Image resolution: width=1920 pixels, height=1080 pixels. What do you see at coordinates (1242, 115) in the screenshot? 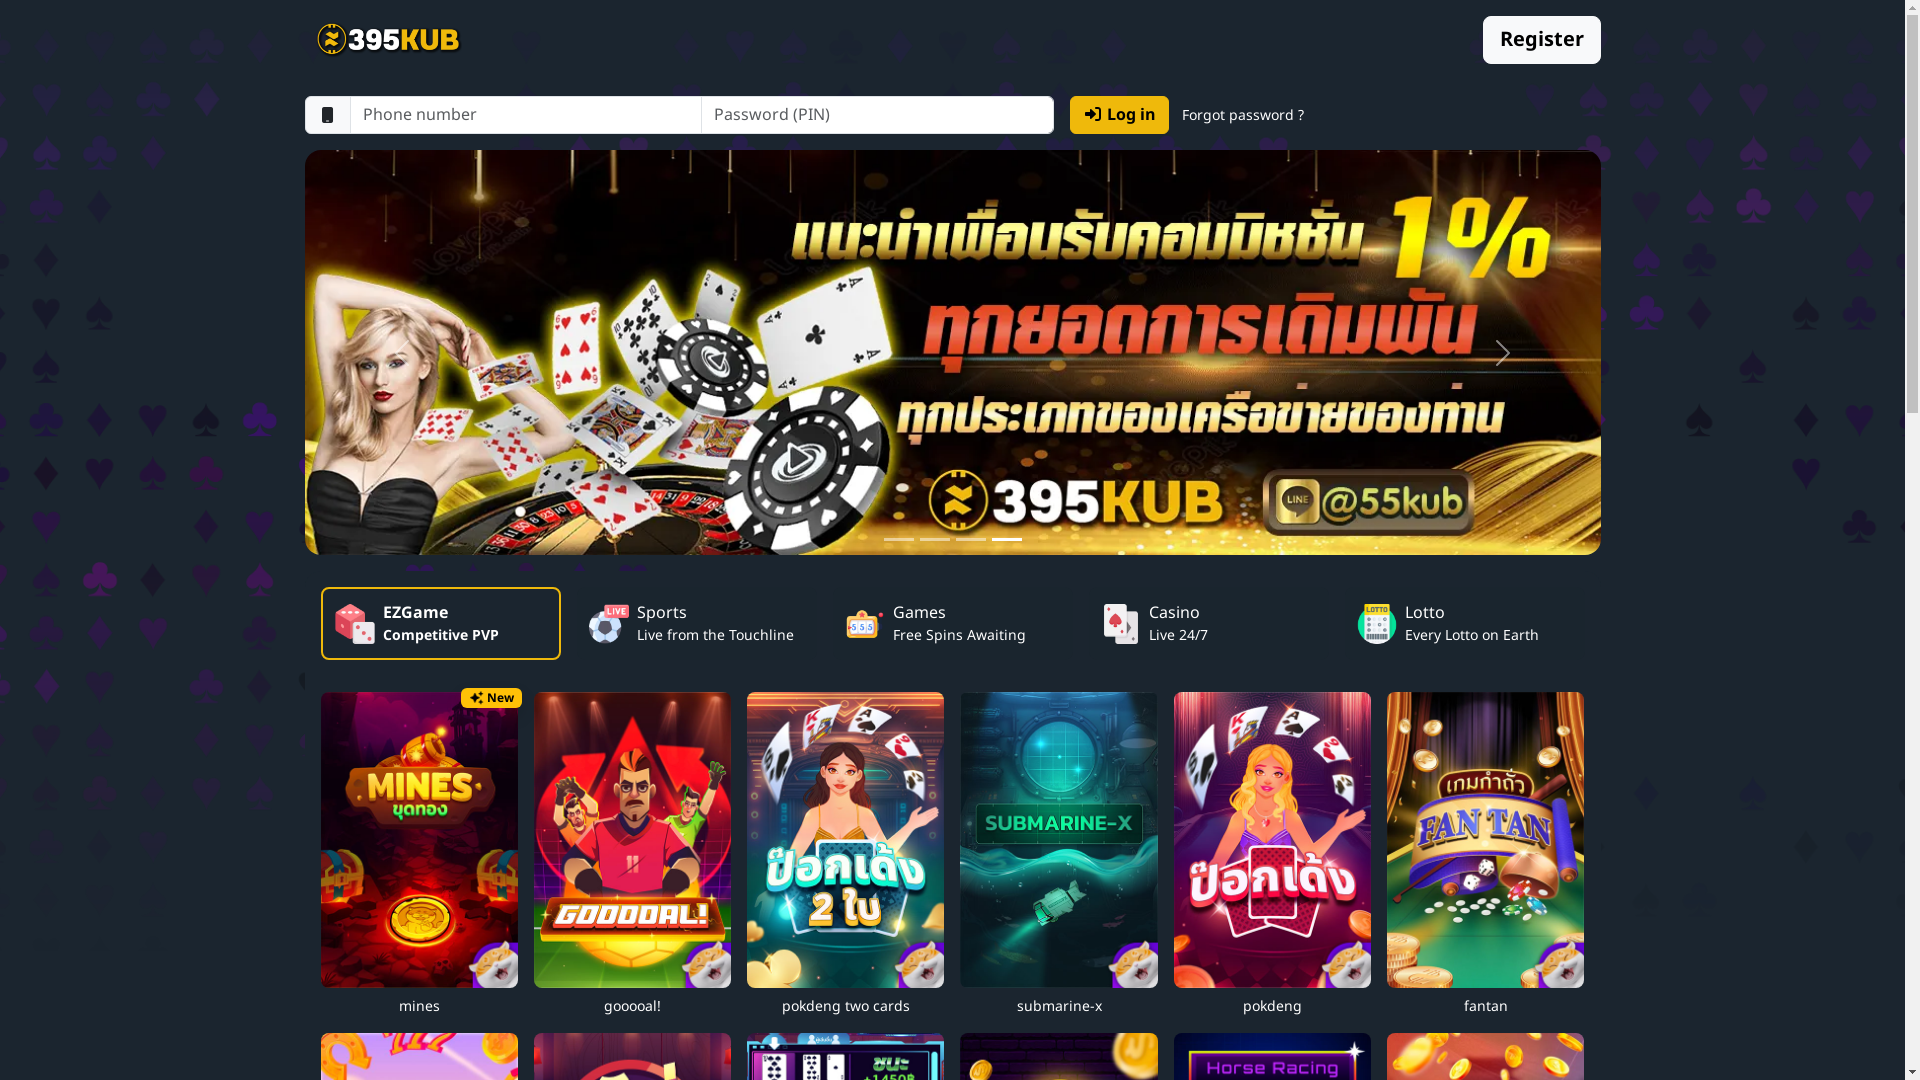
I see `'Forgot password ?'` at bounding box center [1242, 115].